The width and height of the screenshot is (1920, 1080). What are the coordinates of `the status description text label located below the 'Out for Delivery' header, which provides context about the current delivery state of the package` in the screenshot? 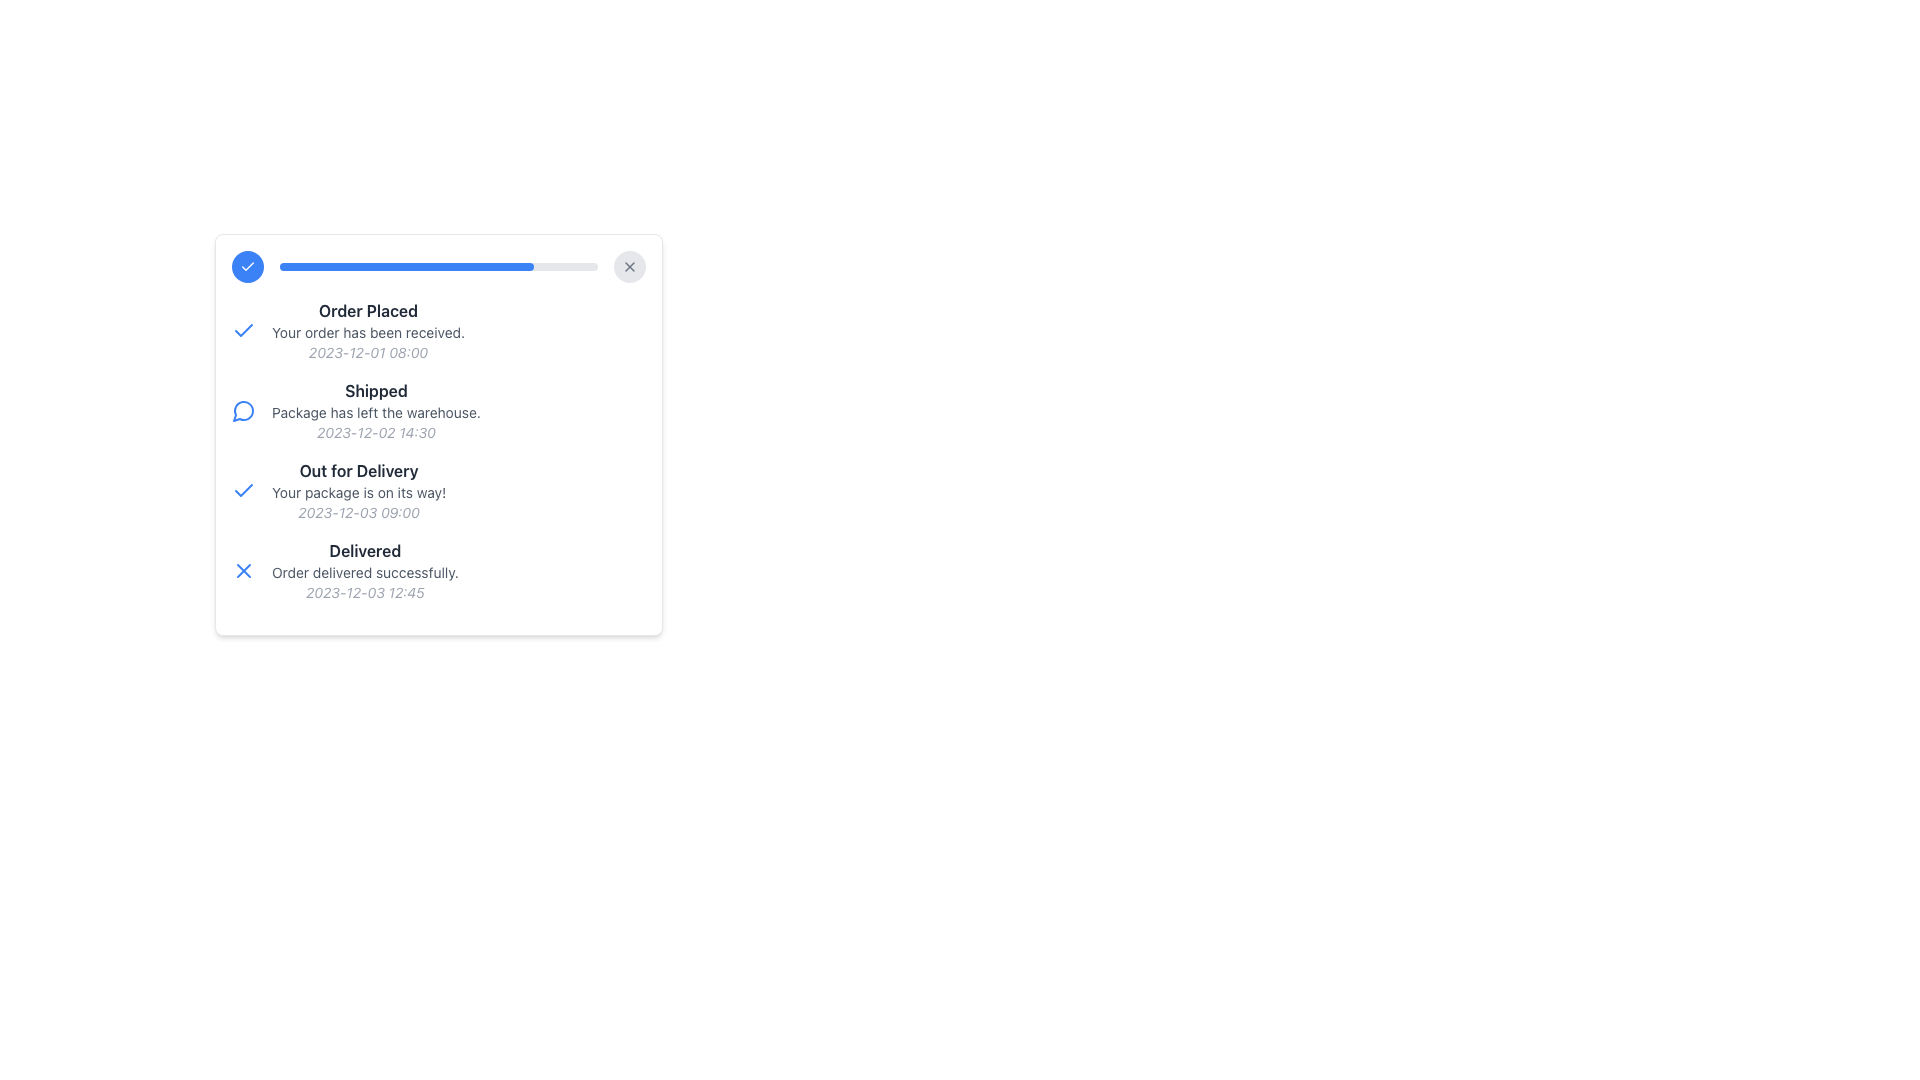 It's located at (359, 493).